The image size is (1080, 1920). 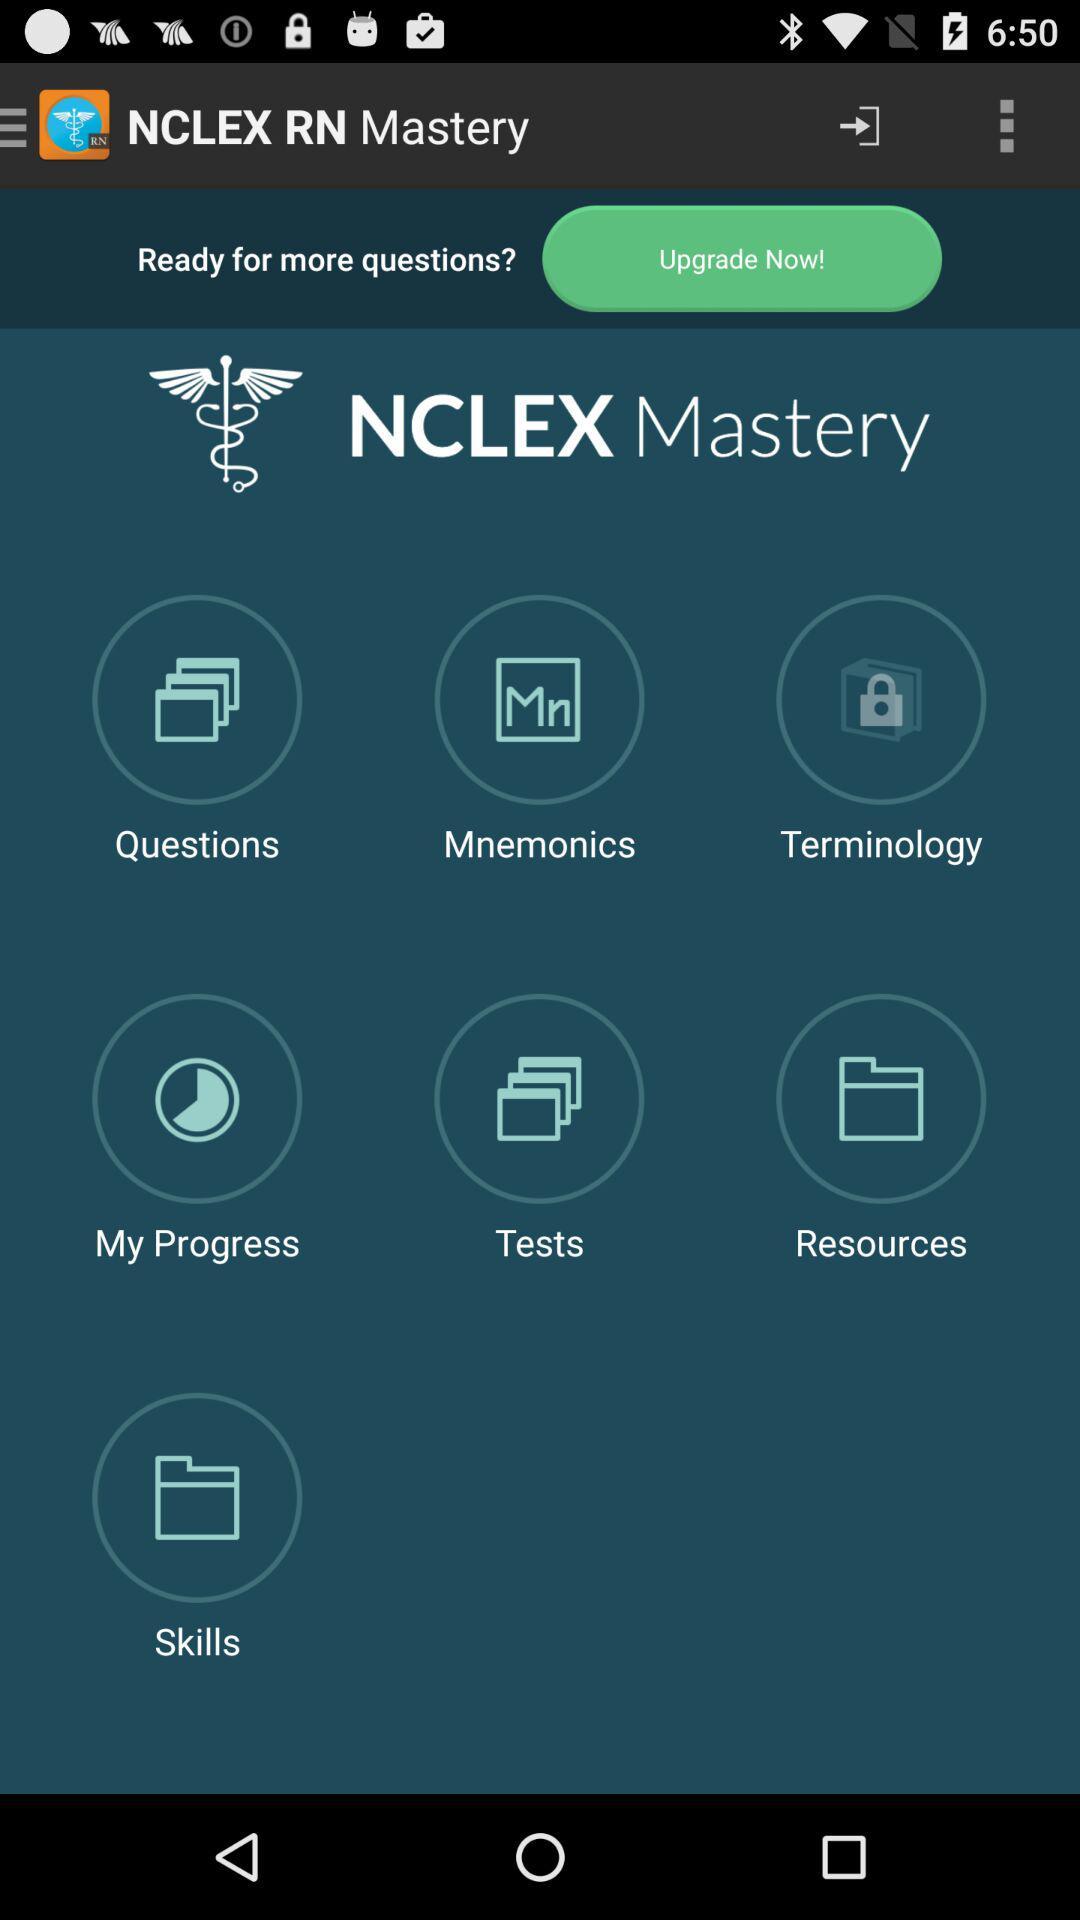 What do you see at coordinates (742, 257) in the screenshot?
I see `upgrade now` at bounding box center [742, 257].